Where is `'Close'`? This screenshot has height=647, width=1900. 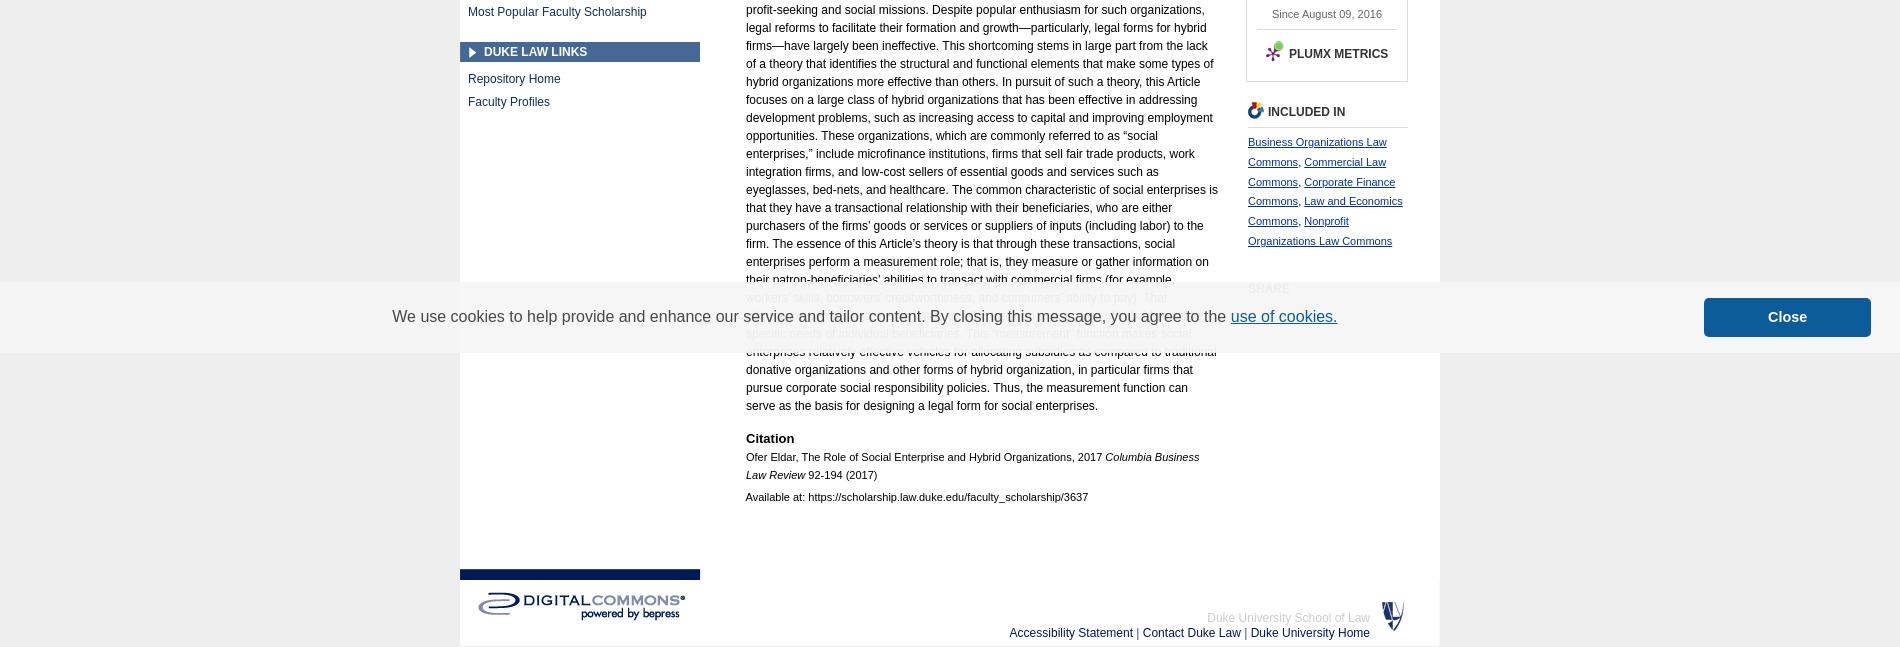 'Close' is located at coordinates (1786, 316).